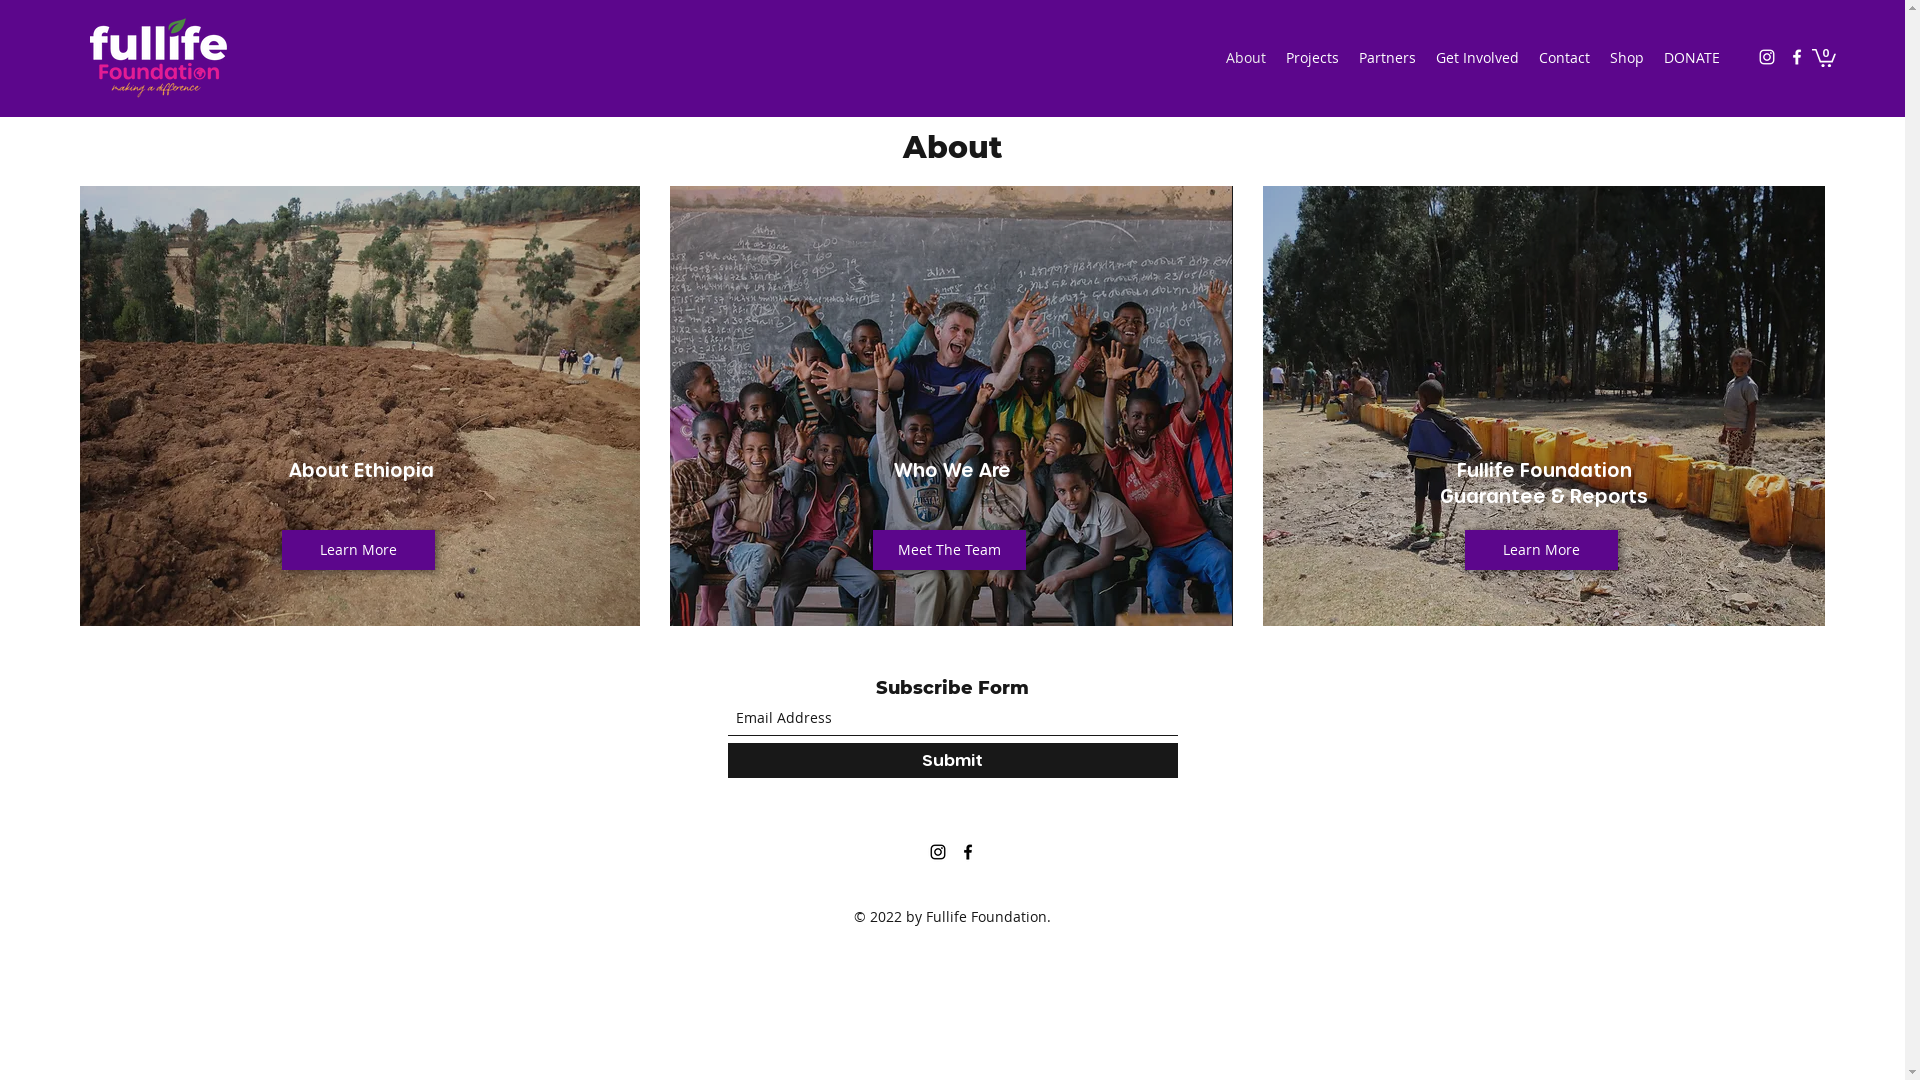 This screenshot has height=1080, width=1920. I want to click on 'Learn More', so click(358, 550).